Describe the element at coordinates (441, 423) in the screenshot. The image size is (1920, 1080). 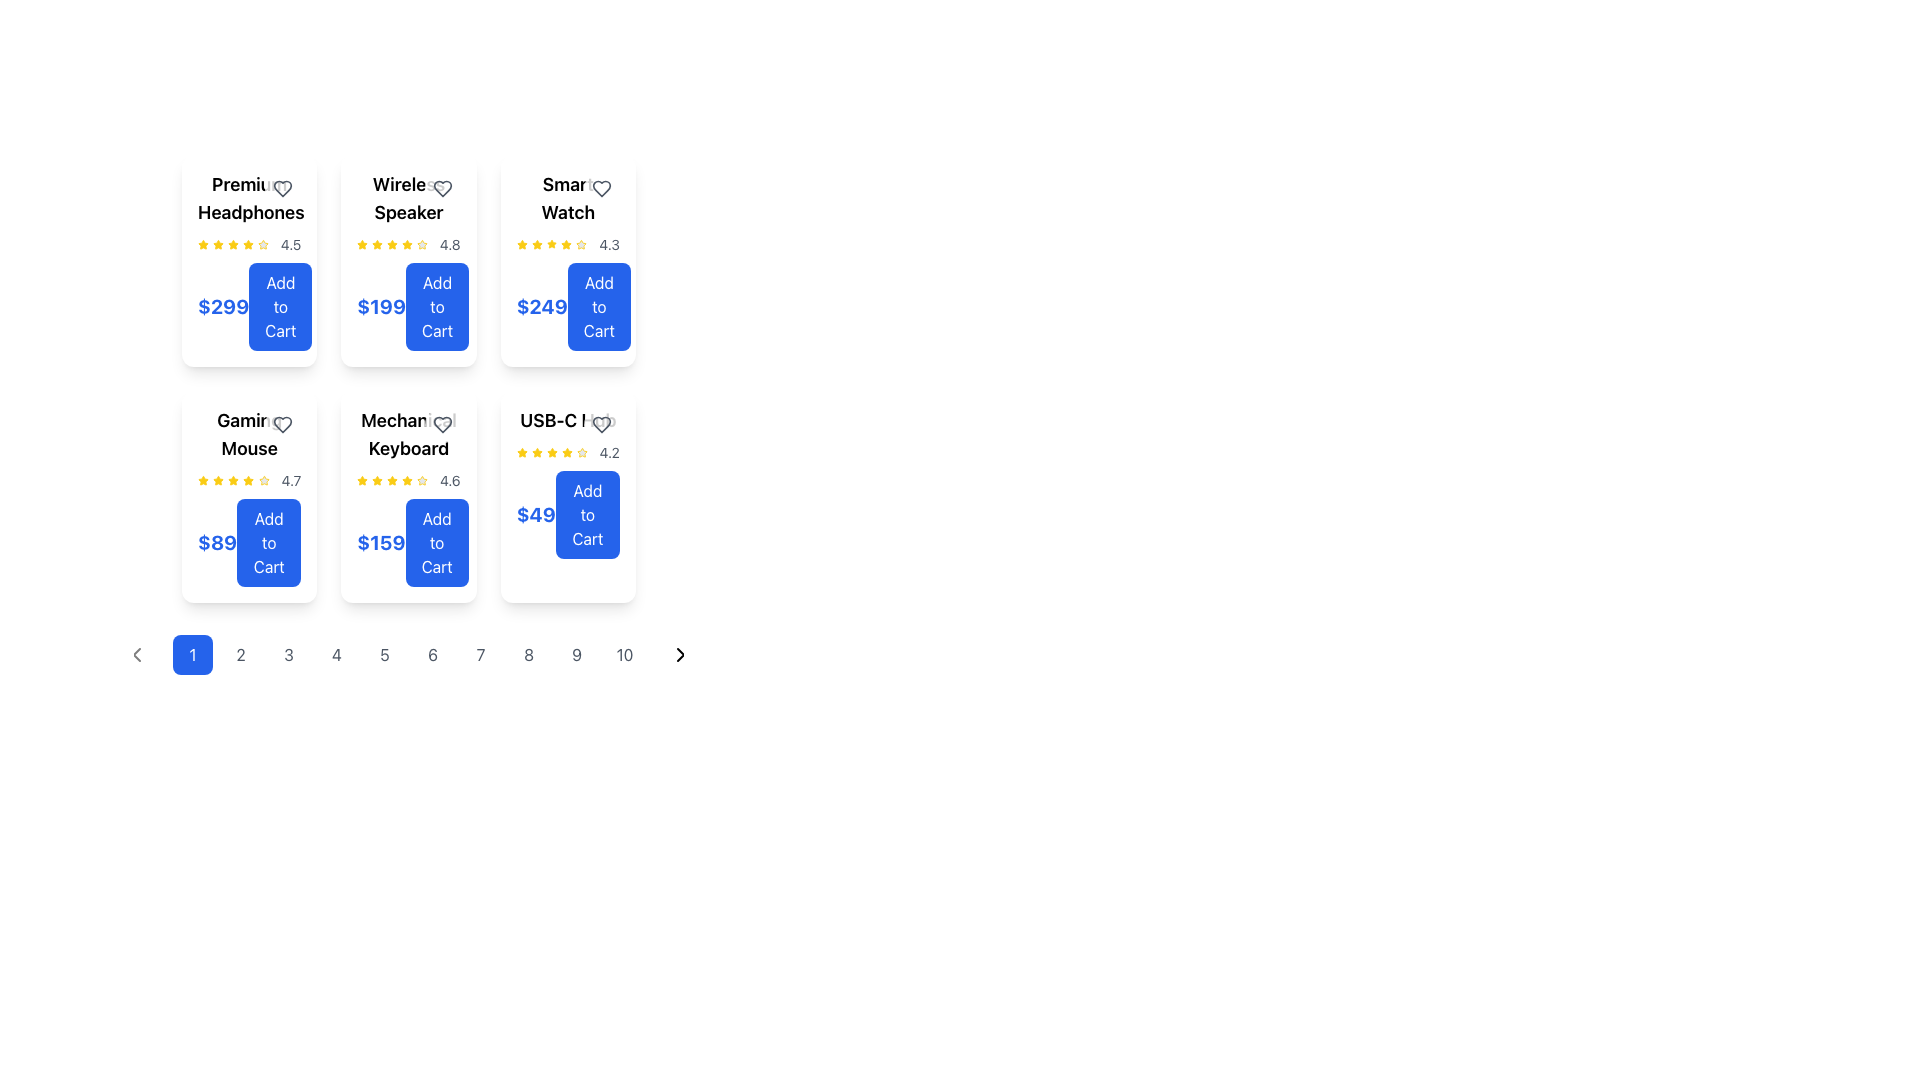
I see `the heart-shaped icon button located in the top-right corner of the 'Mechanical Keyboard' product card to observe any tooltip that may appear` at that location.